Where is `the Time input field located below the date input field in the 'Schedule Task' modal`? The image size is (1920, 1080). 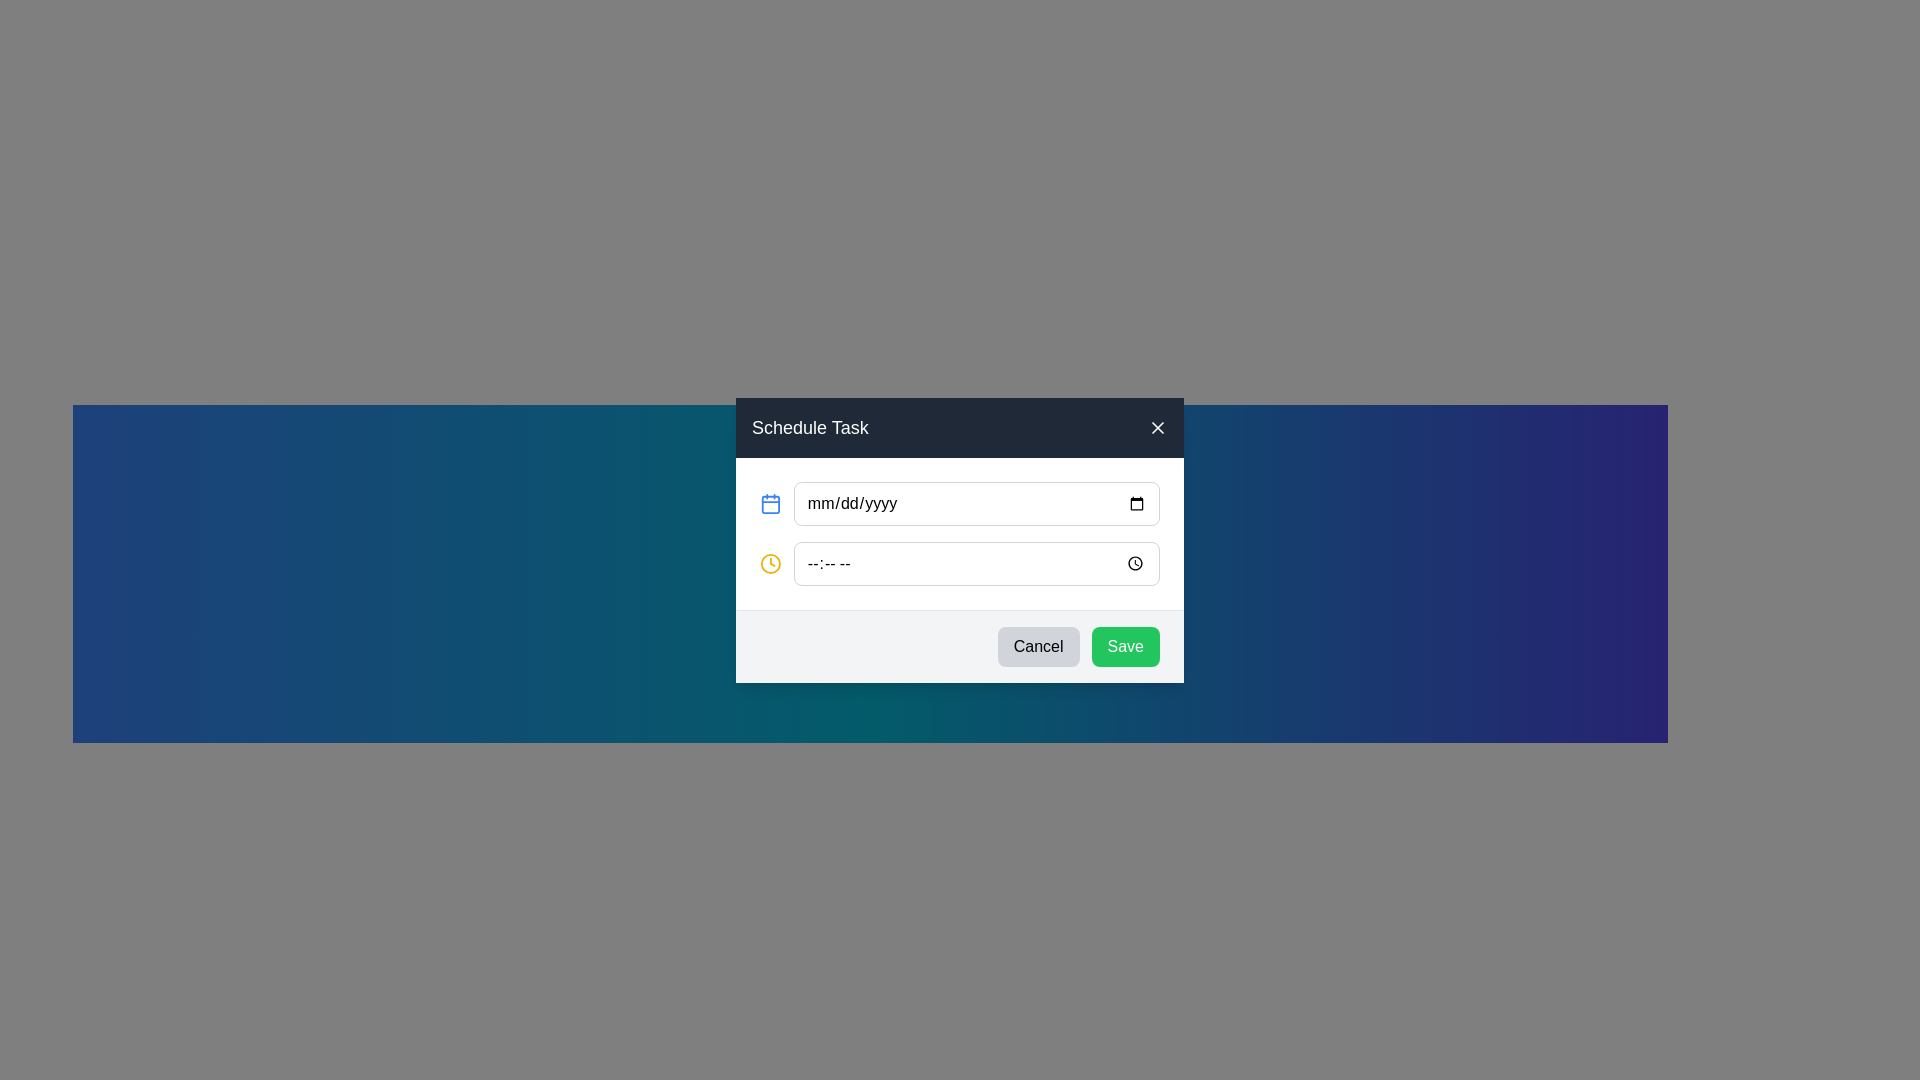
the Time input field located below the date input field in the 'Schedule Task' modal is located at coordinates (960, 563).